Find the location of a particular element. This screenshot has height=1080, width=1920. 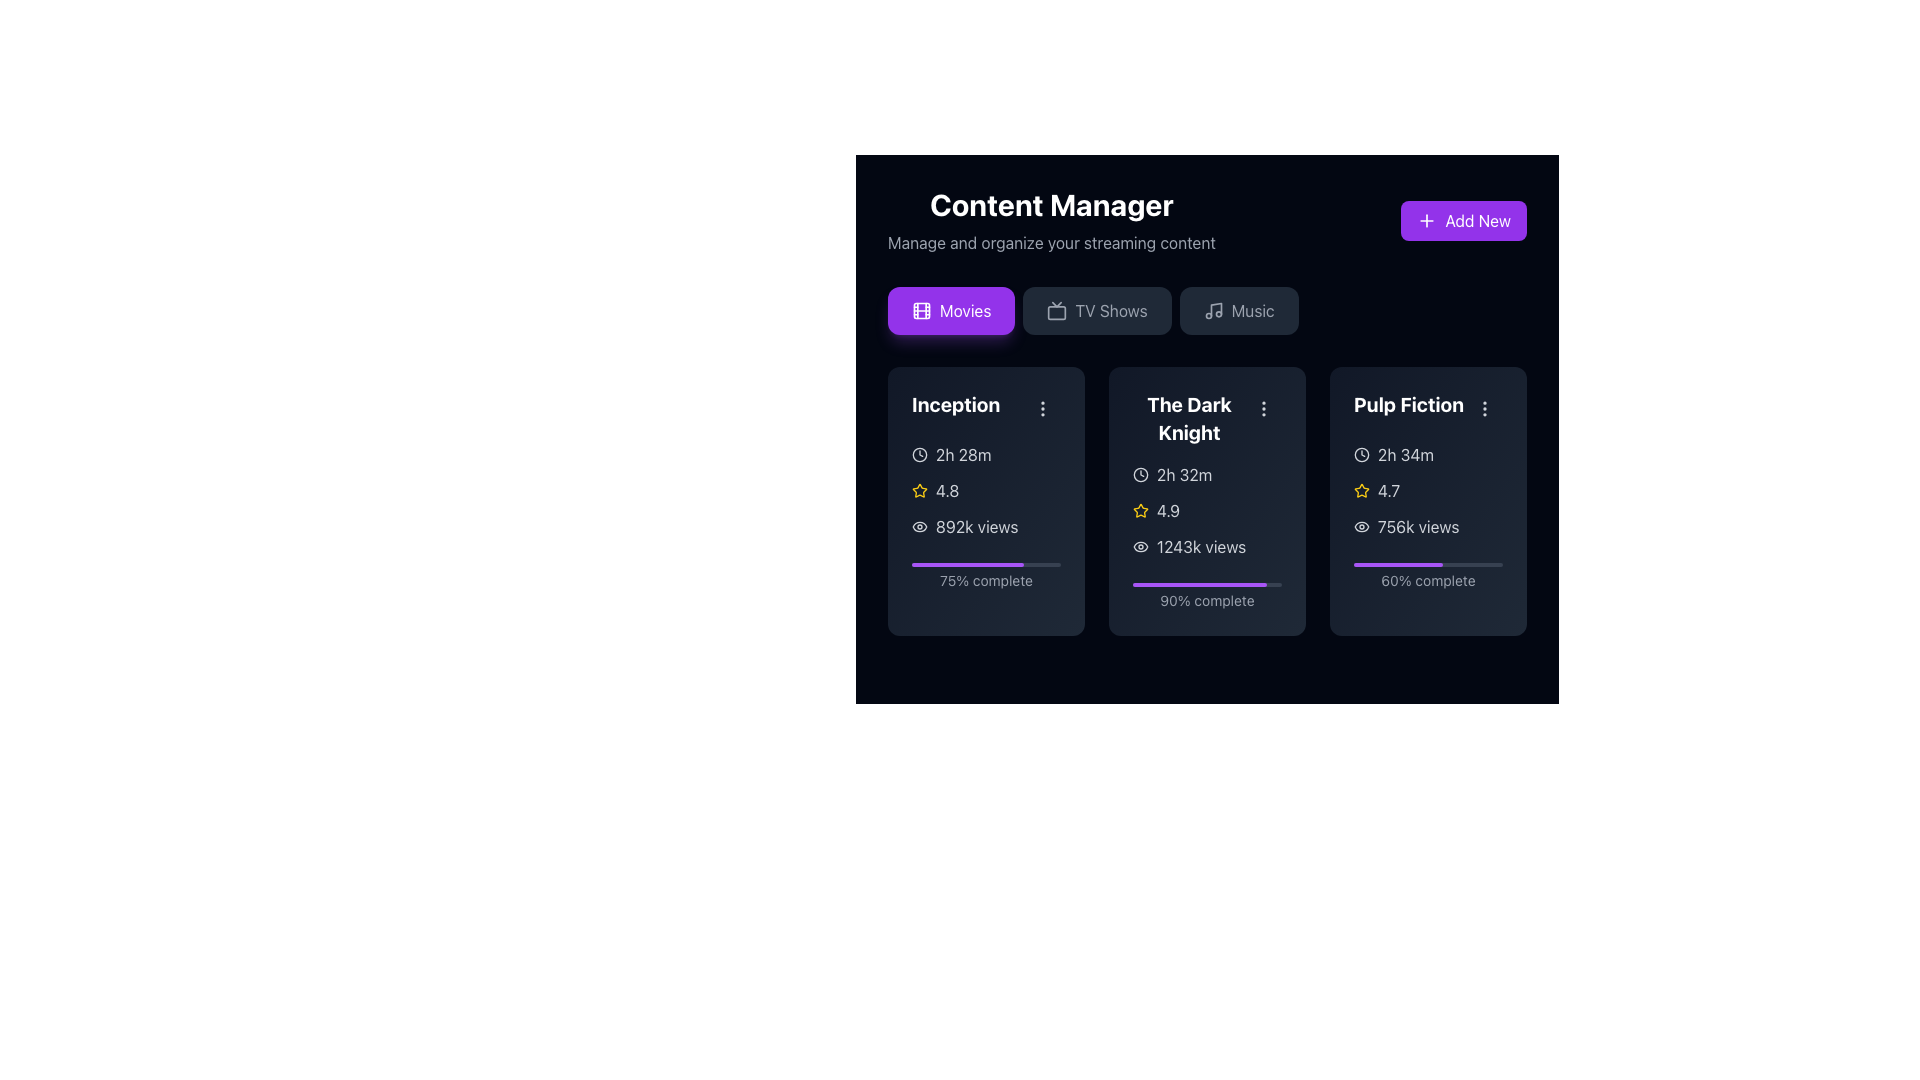

the circular clock icon representing the main clock face in 'The Dark Knight' movie card is located at coordinates (1141, 474).